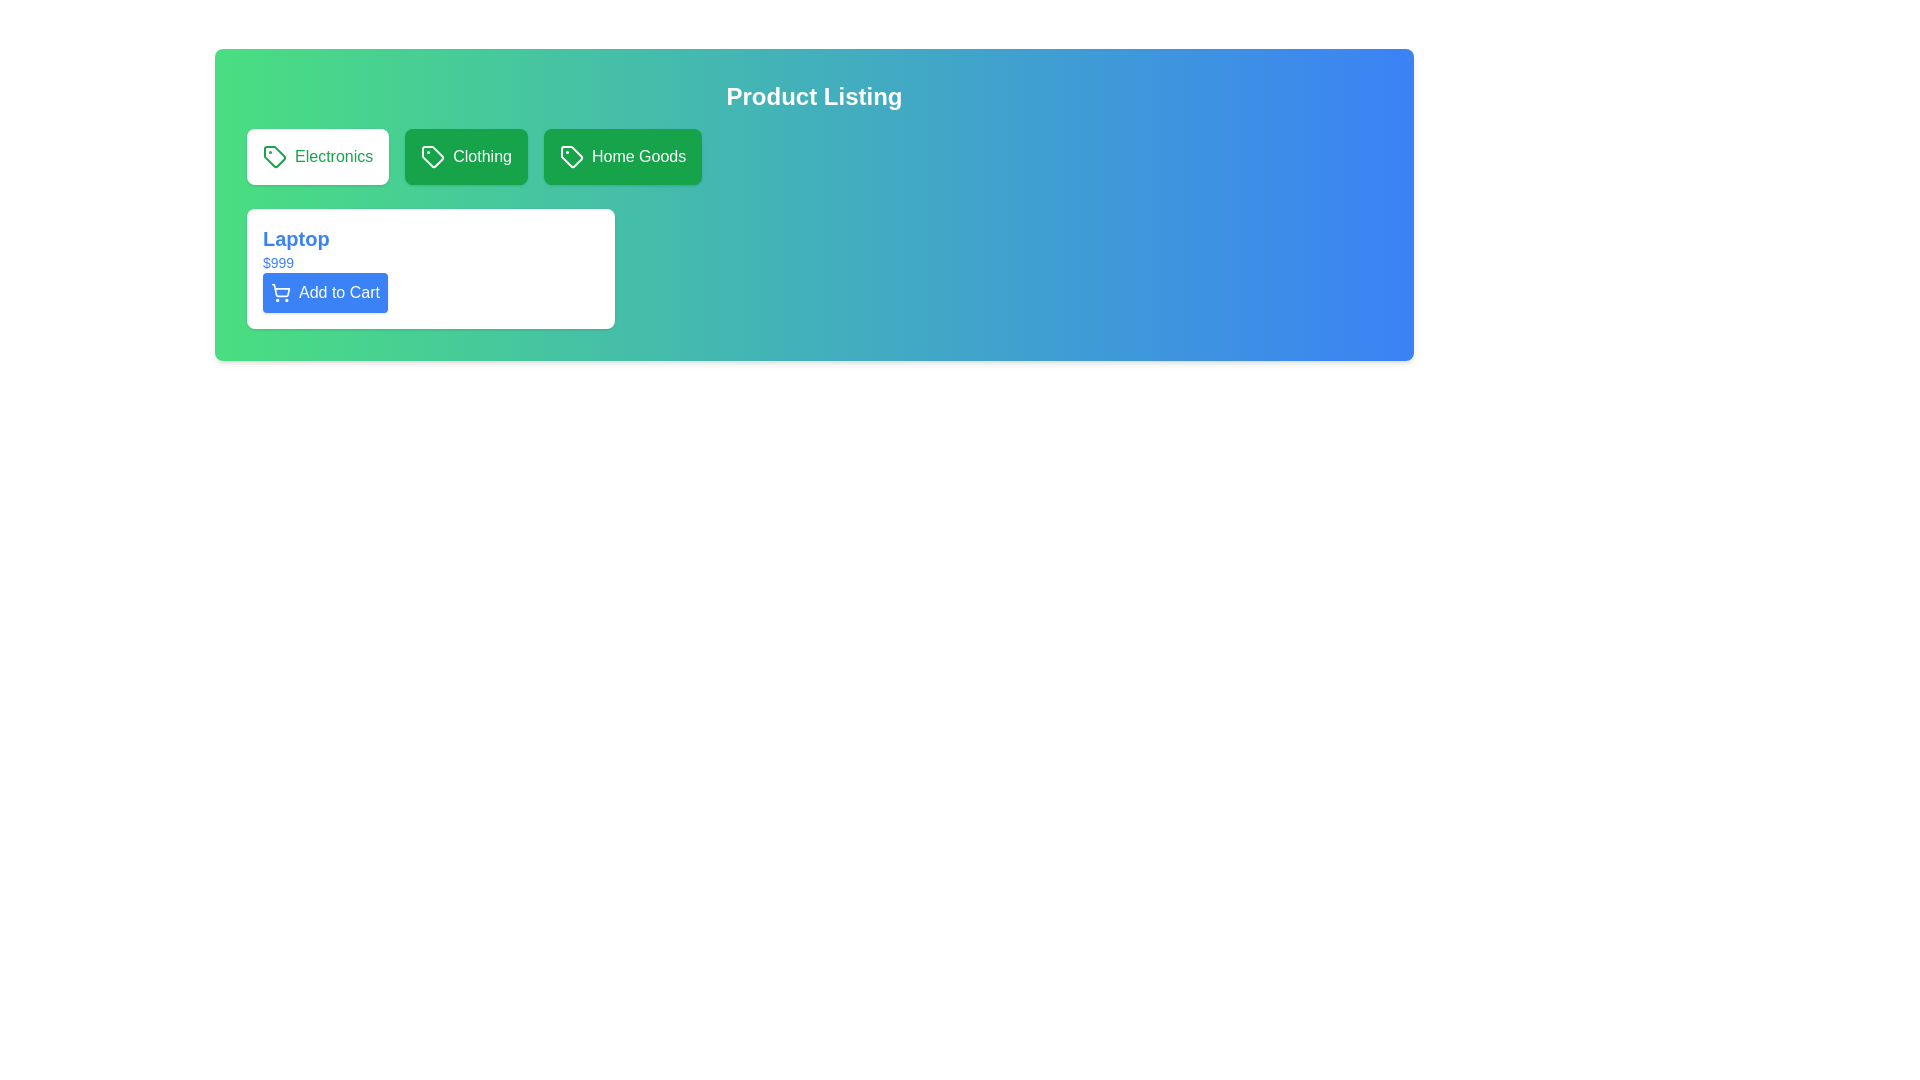 Image resolution: width=1920 pixels, height=1080 pixels. What do you see at coordinates (273, 156) in the screenshot?
I see `the 'Electronics' button that contains the tag-shaped icon with a green stroke and a circular dot near one end` at bounding box center [273, 156].